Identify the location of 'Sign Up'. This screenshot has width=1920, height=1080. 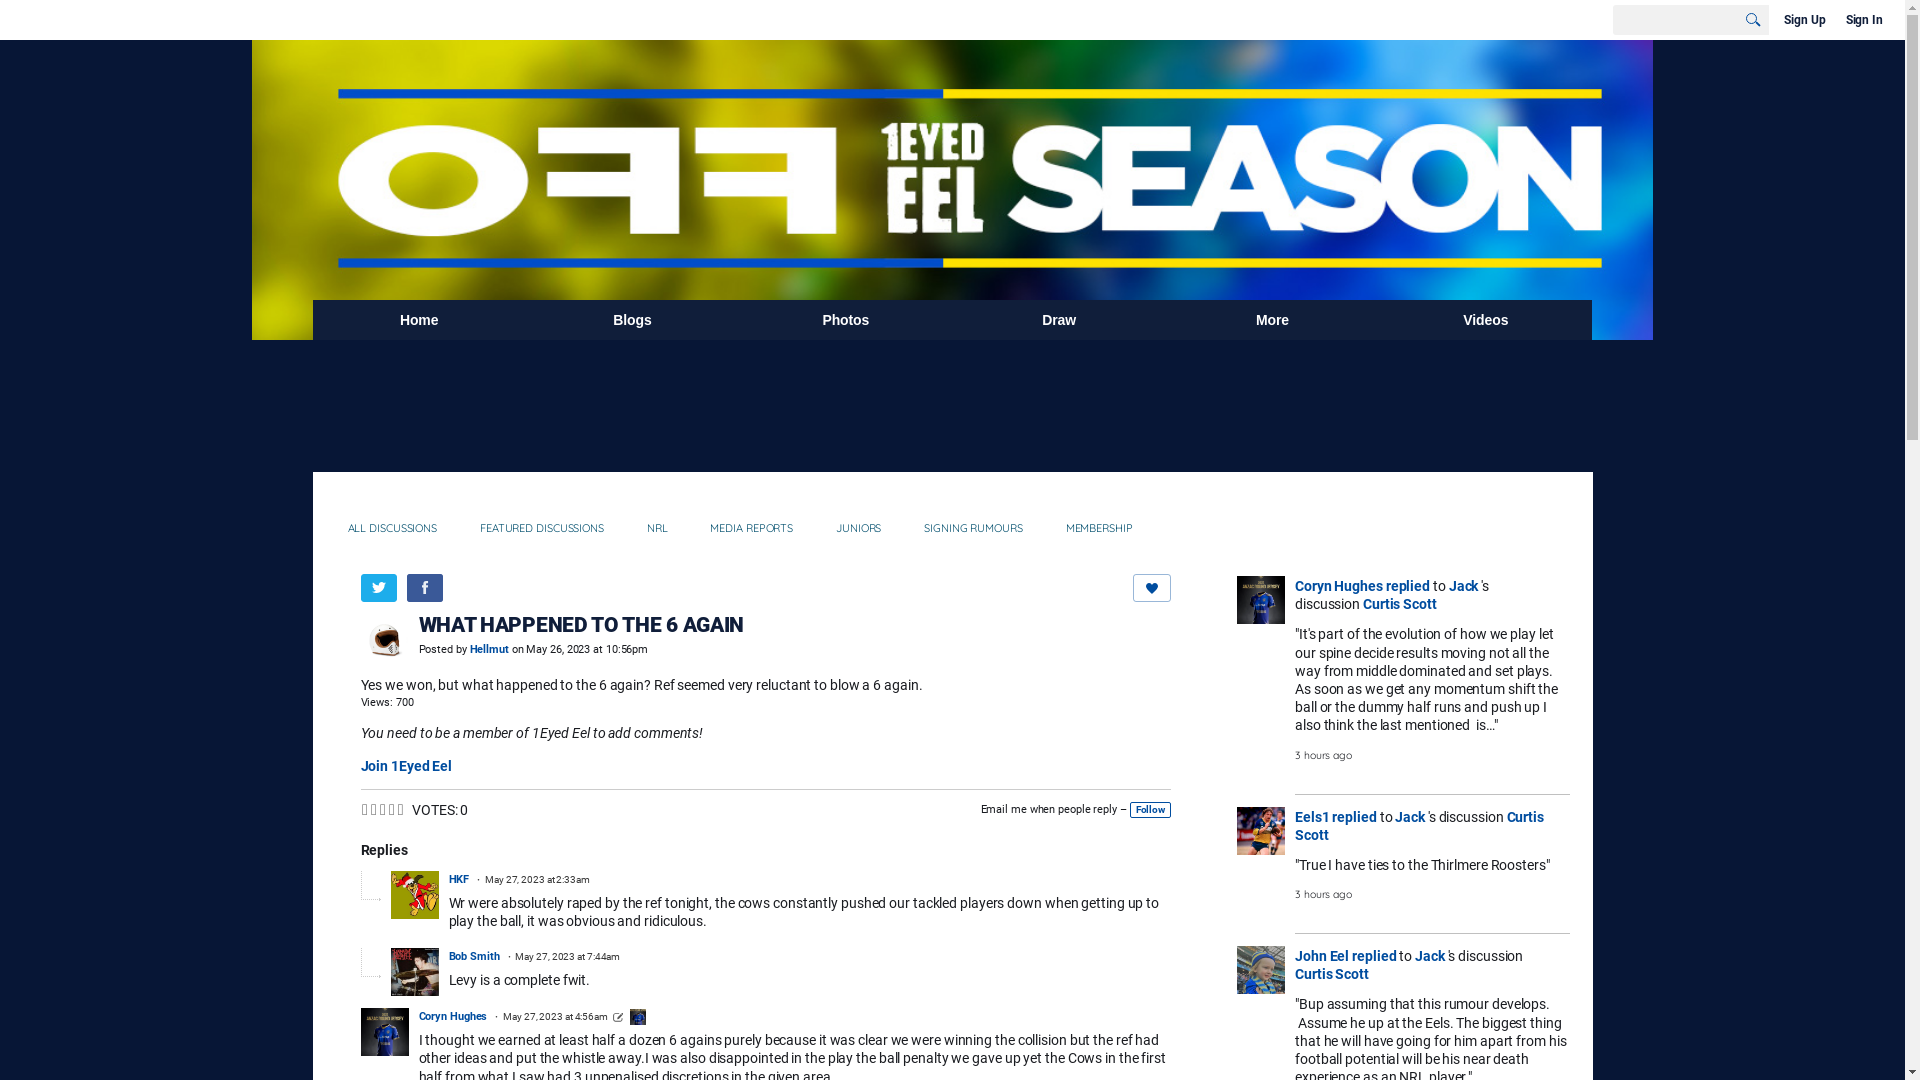
(1779, 19).